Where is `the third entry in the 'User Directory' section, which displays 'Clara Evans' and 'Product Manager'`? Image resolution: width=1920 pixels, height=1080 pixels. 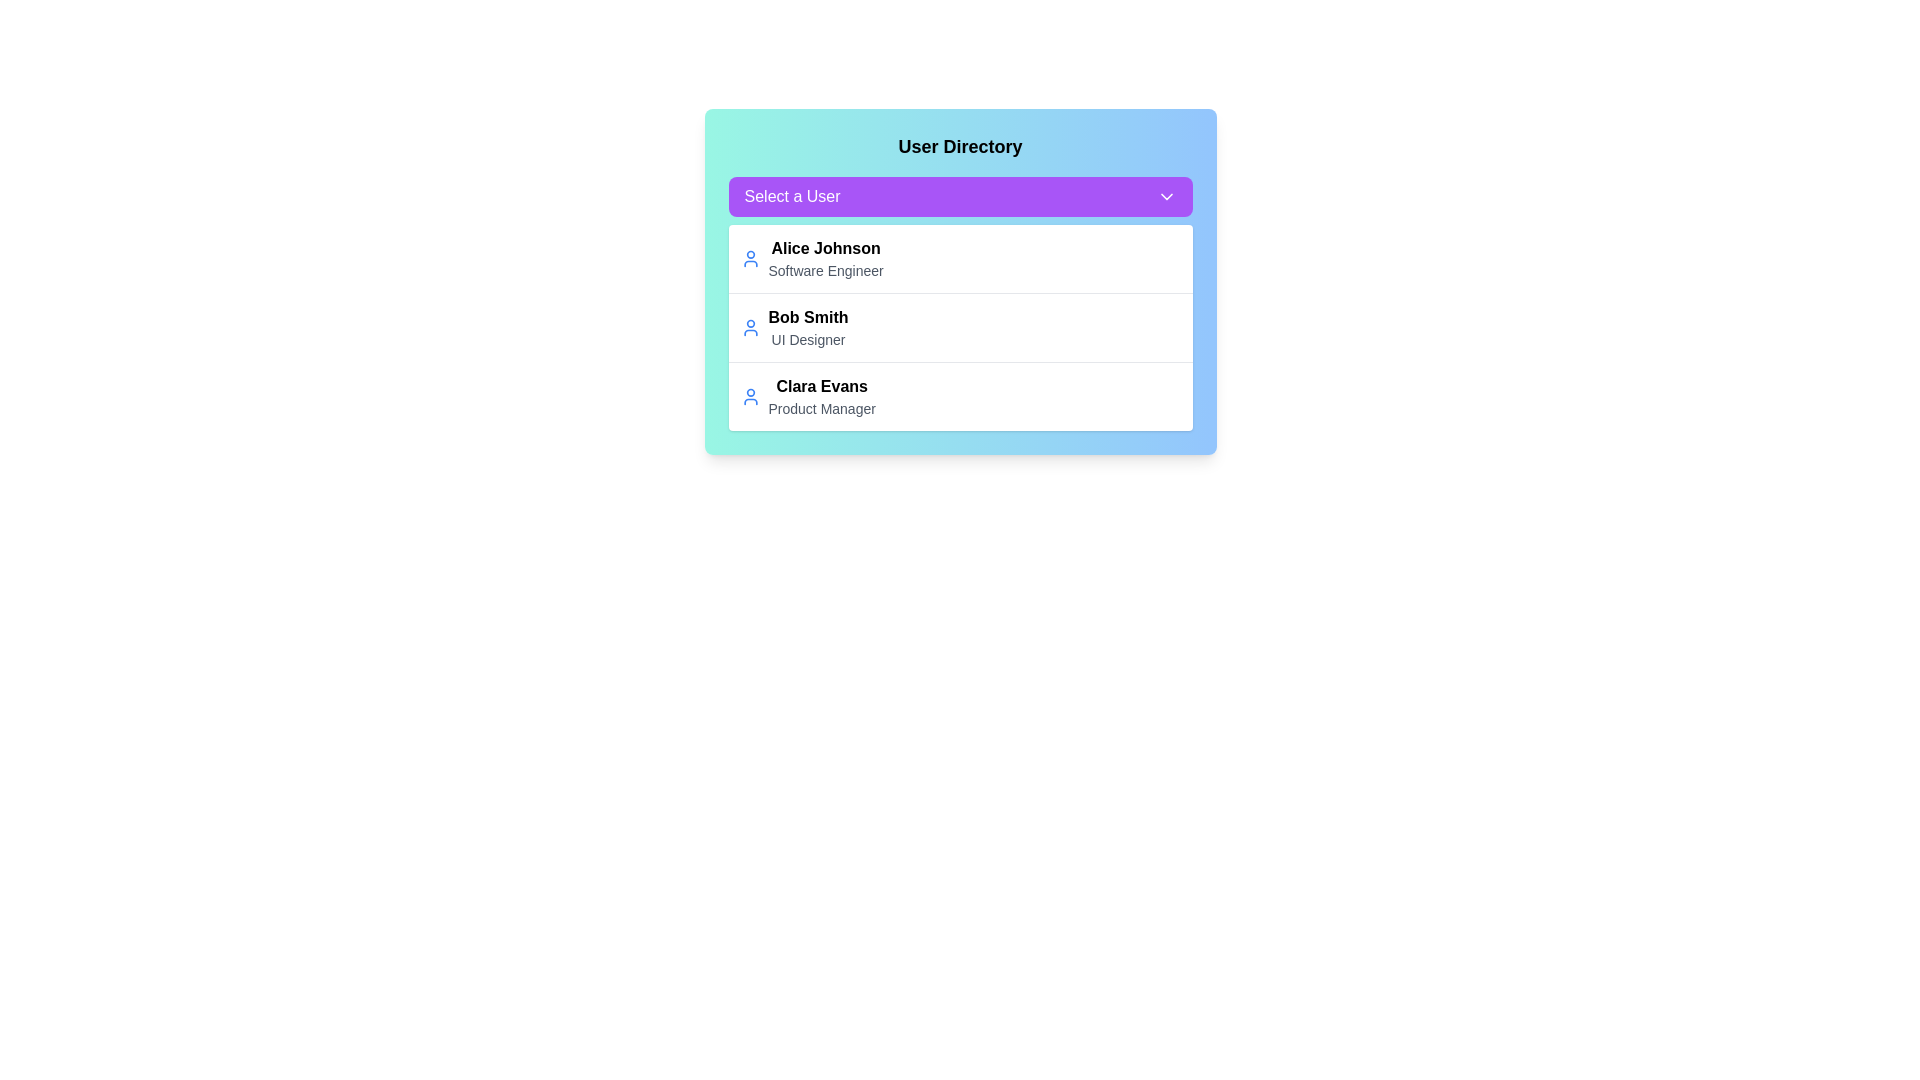
the third entry in the 'User Directory' section, which displays 'Clara Evans' and 'Product Manager' is located at coordinates (822, 397).